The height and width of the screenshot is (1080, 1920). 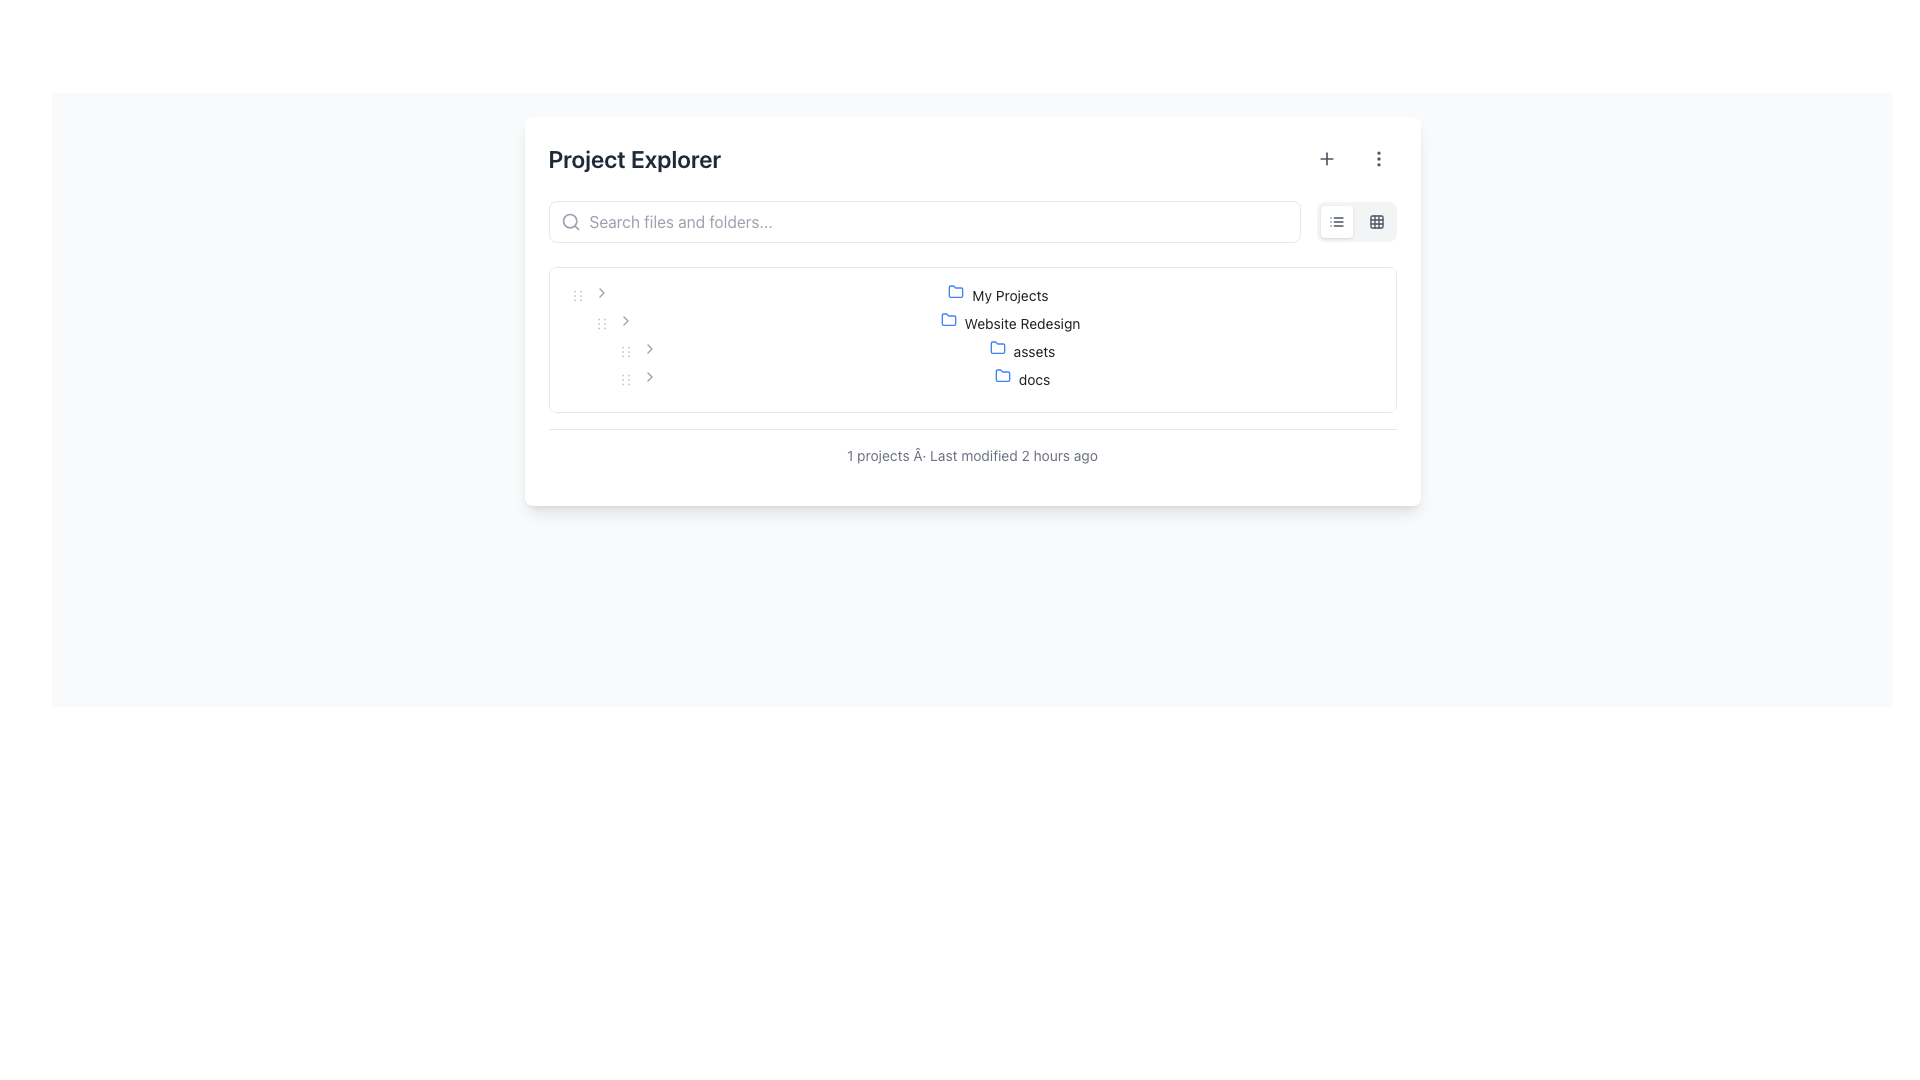 What do you see at coordinates (1336, 222) in the screenshot?
I see `the list icon button, which is a small icon resembling a series of horizontal lines stacked vertically` at bounding box center [1336, 222].